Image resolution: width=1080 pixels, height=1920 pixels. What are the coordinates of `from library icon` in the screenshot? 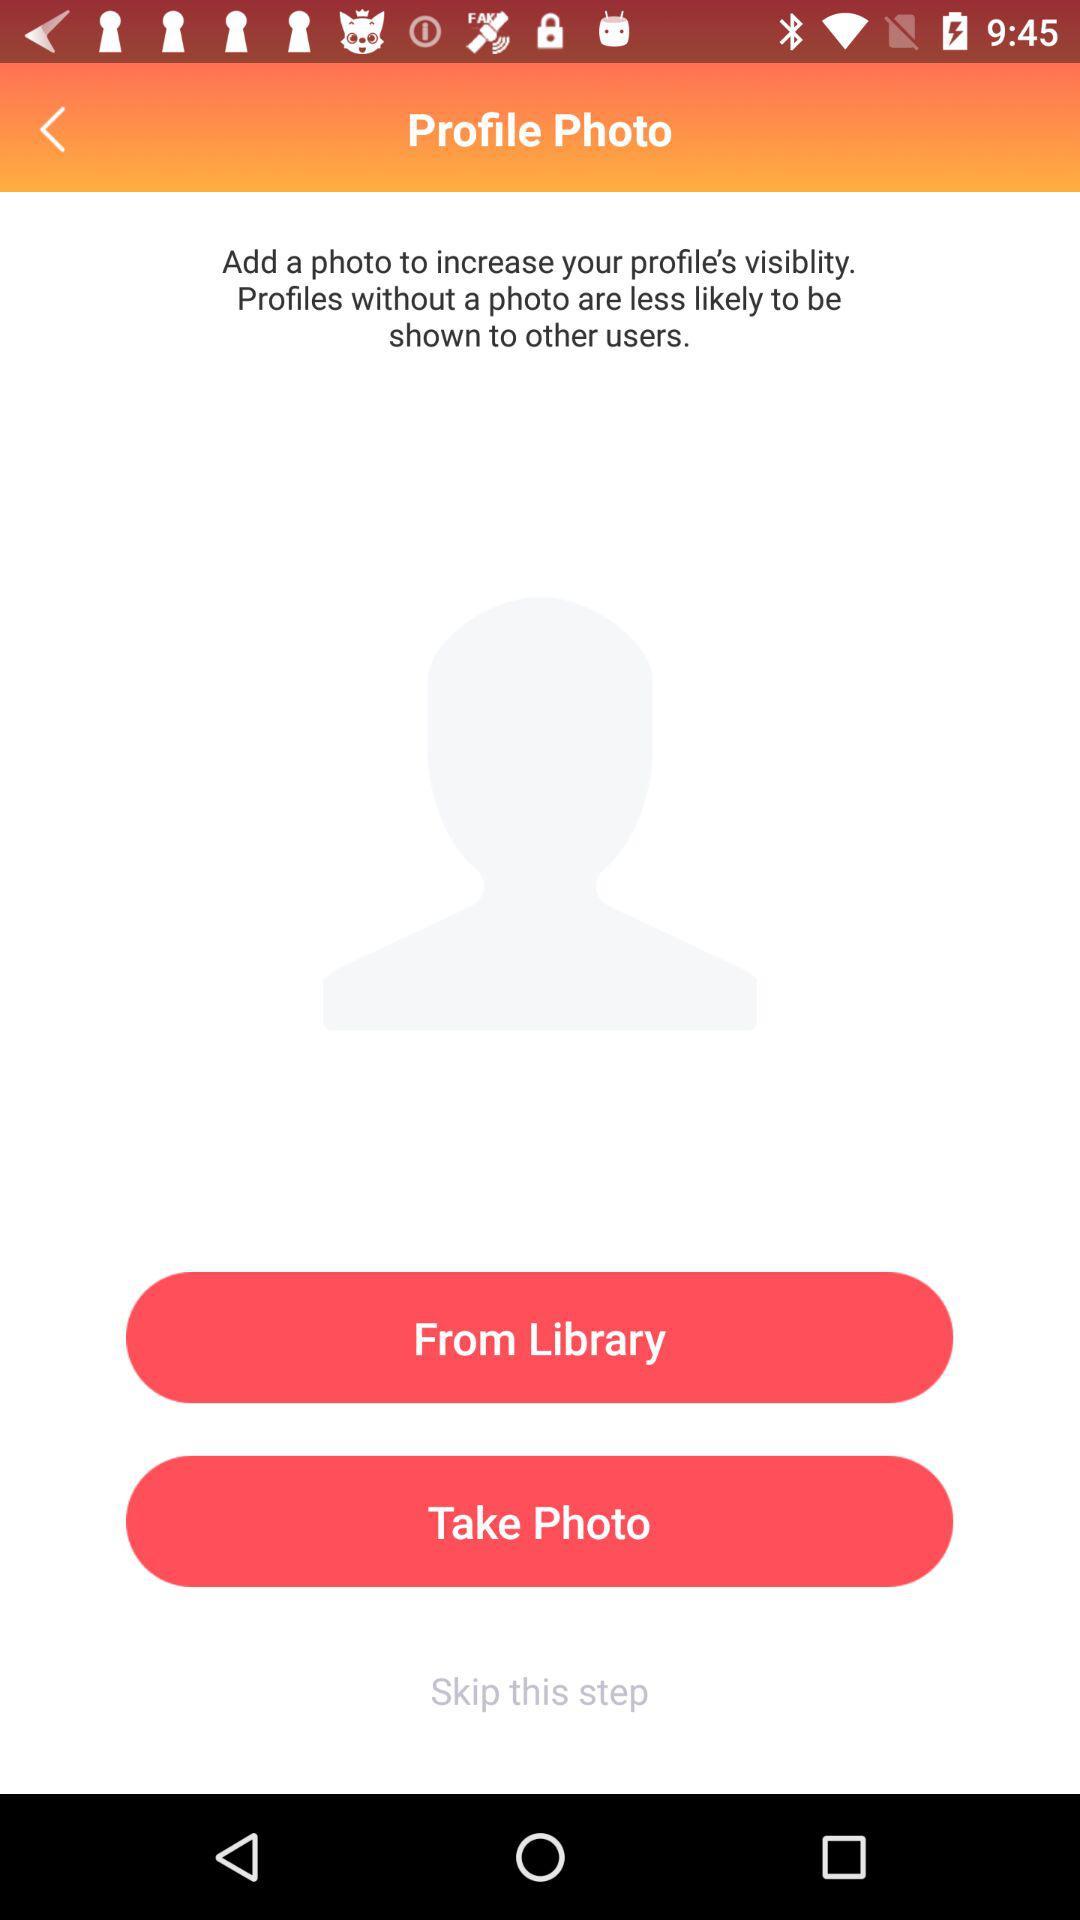 It's located at (538, 1337).